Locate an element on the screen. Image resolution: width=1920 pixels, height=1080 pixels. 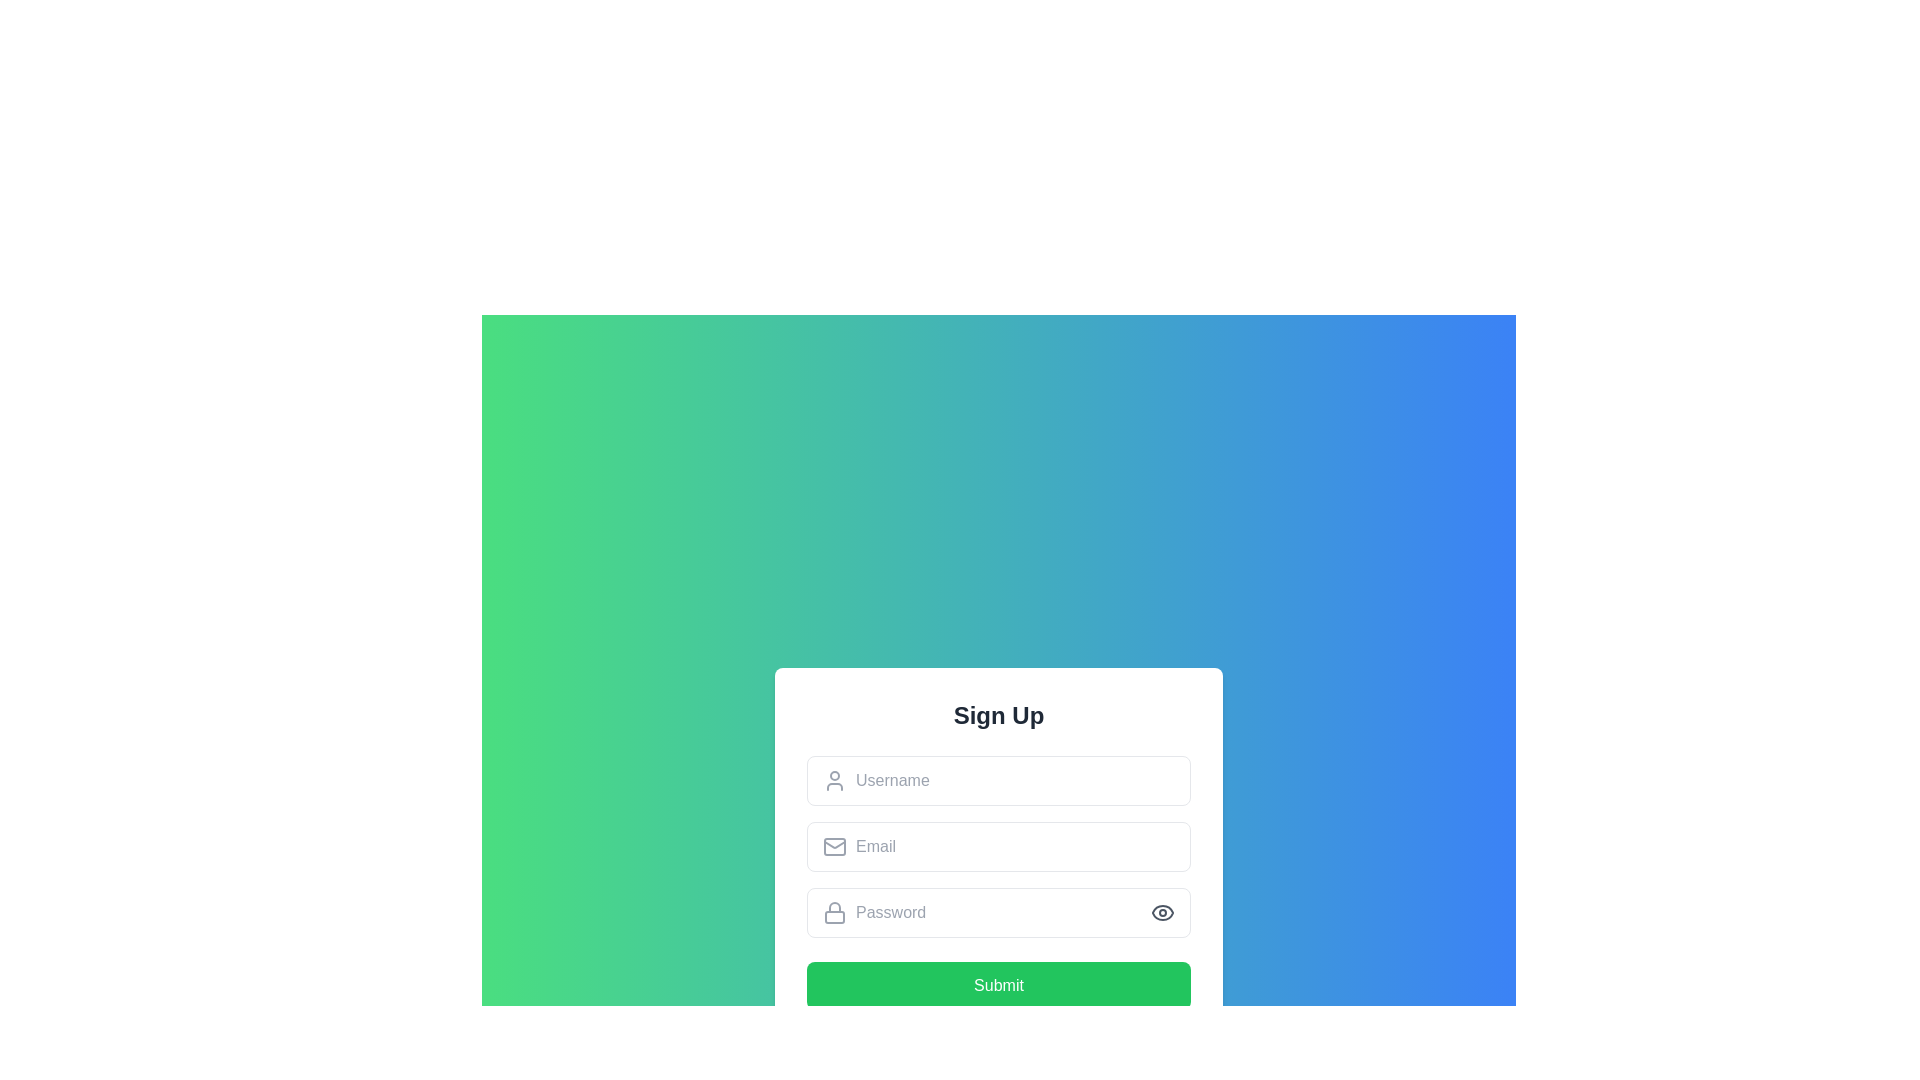
the lock icon located to the left of the 'Password' input field, which has a rounded top and rectangular base in a grayscale color scheme is located at coordinates (835, 913).